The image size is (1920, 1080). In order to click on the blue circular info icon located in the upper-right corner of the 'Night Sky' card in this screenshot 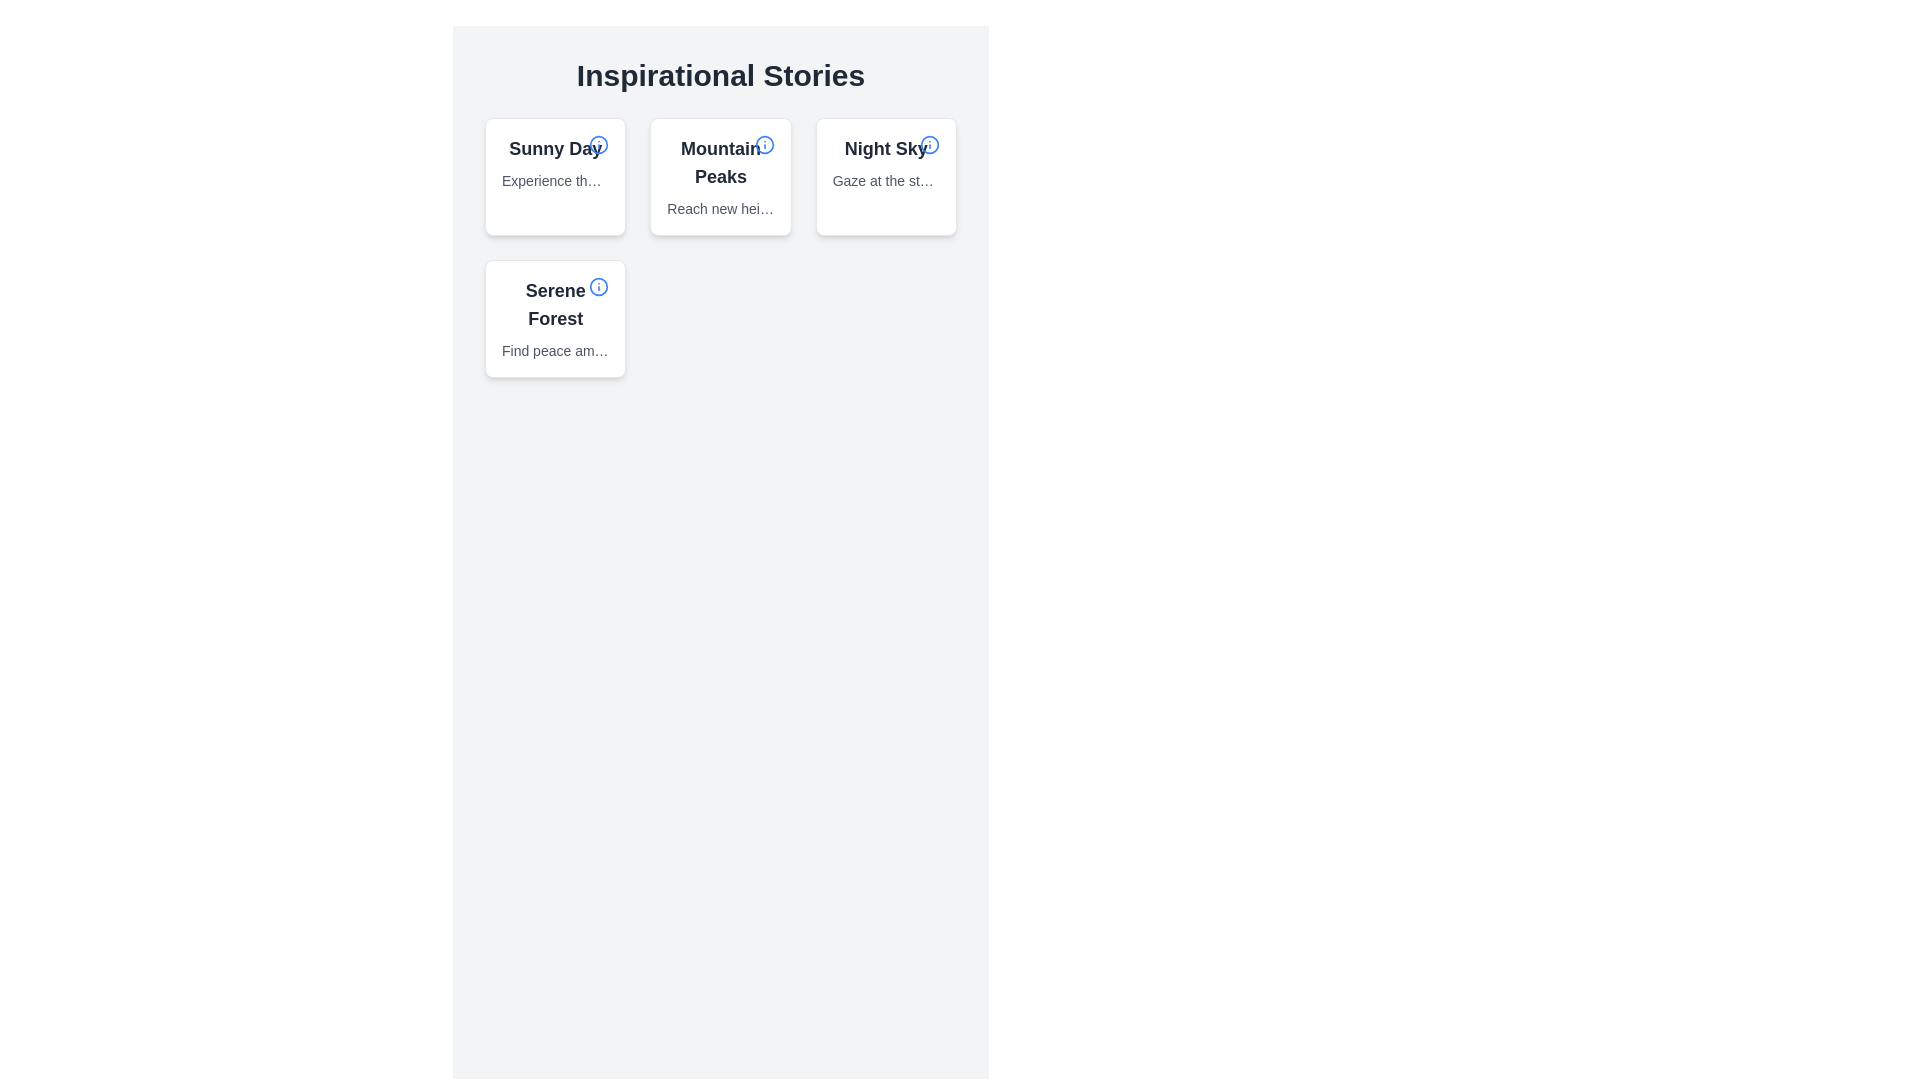, I will do `click(929, 144)`.